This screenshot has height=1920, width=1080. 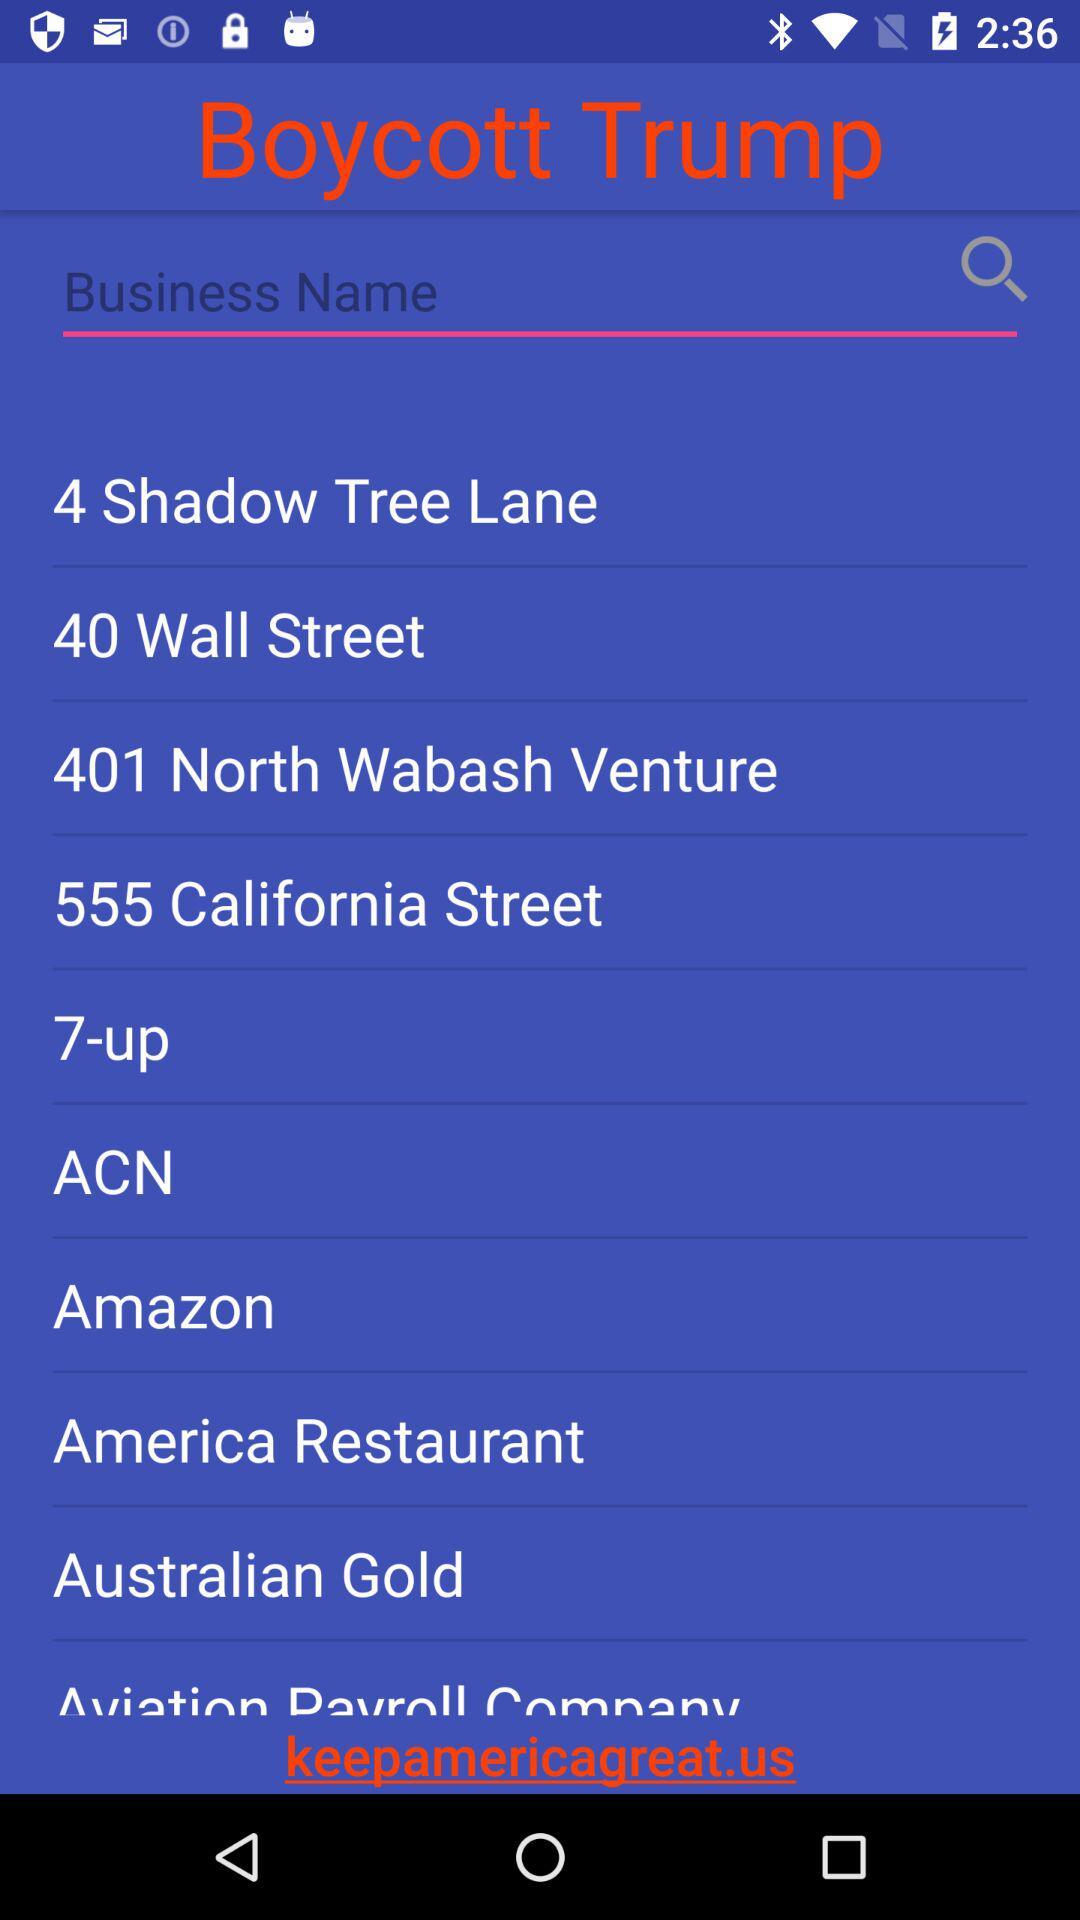 I want to click on acn icon, so click(x=540, y=1170).